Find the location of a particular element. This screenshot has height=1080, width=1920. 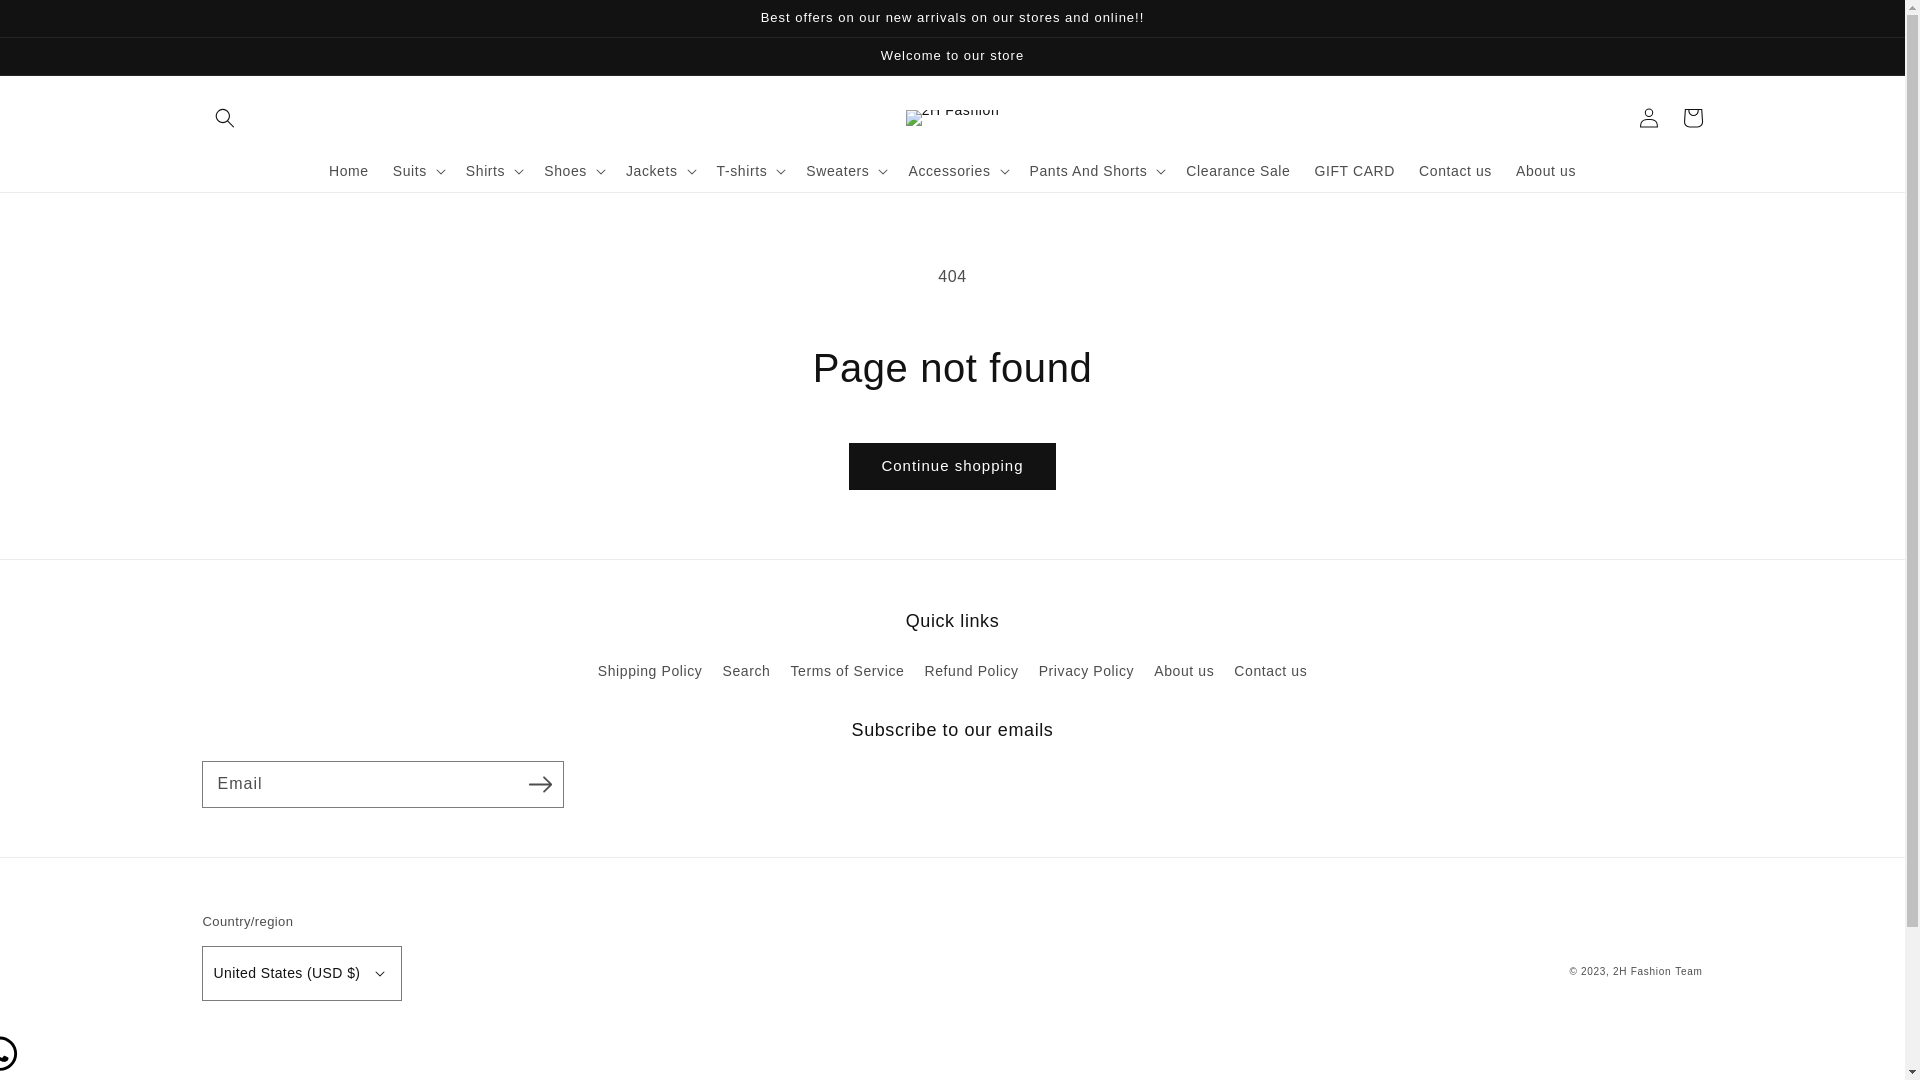

'Clearance Sale' is located at coordinates (1237, 169).